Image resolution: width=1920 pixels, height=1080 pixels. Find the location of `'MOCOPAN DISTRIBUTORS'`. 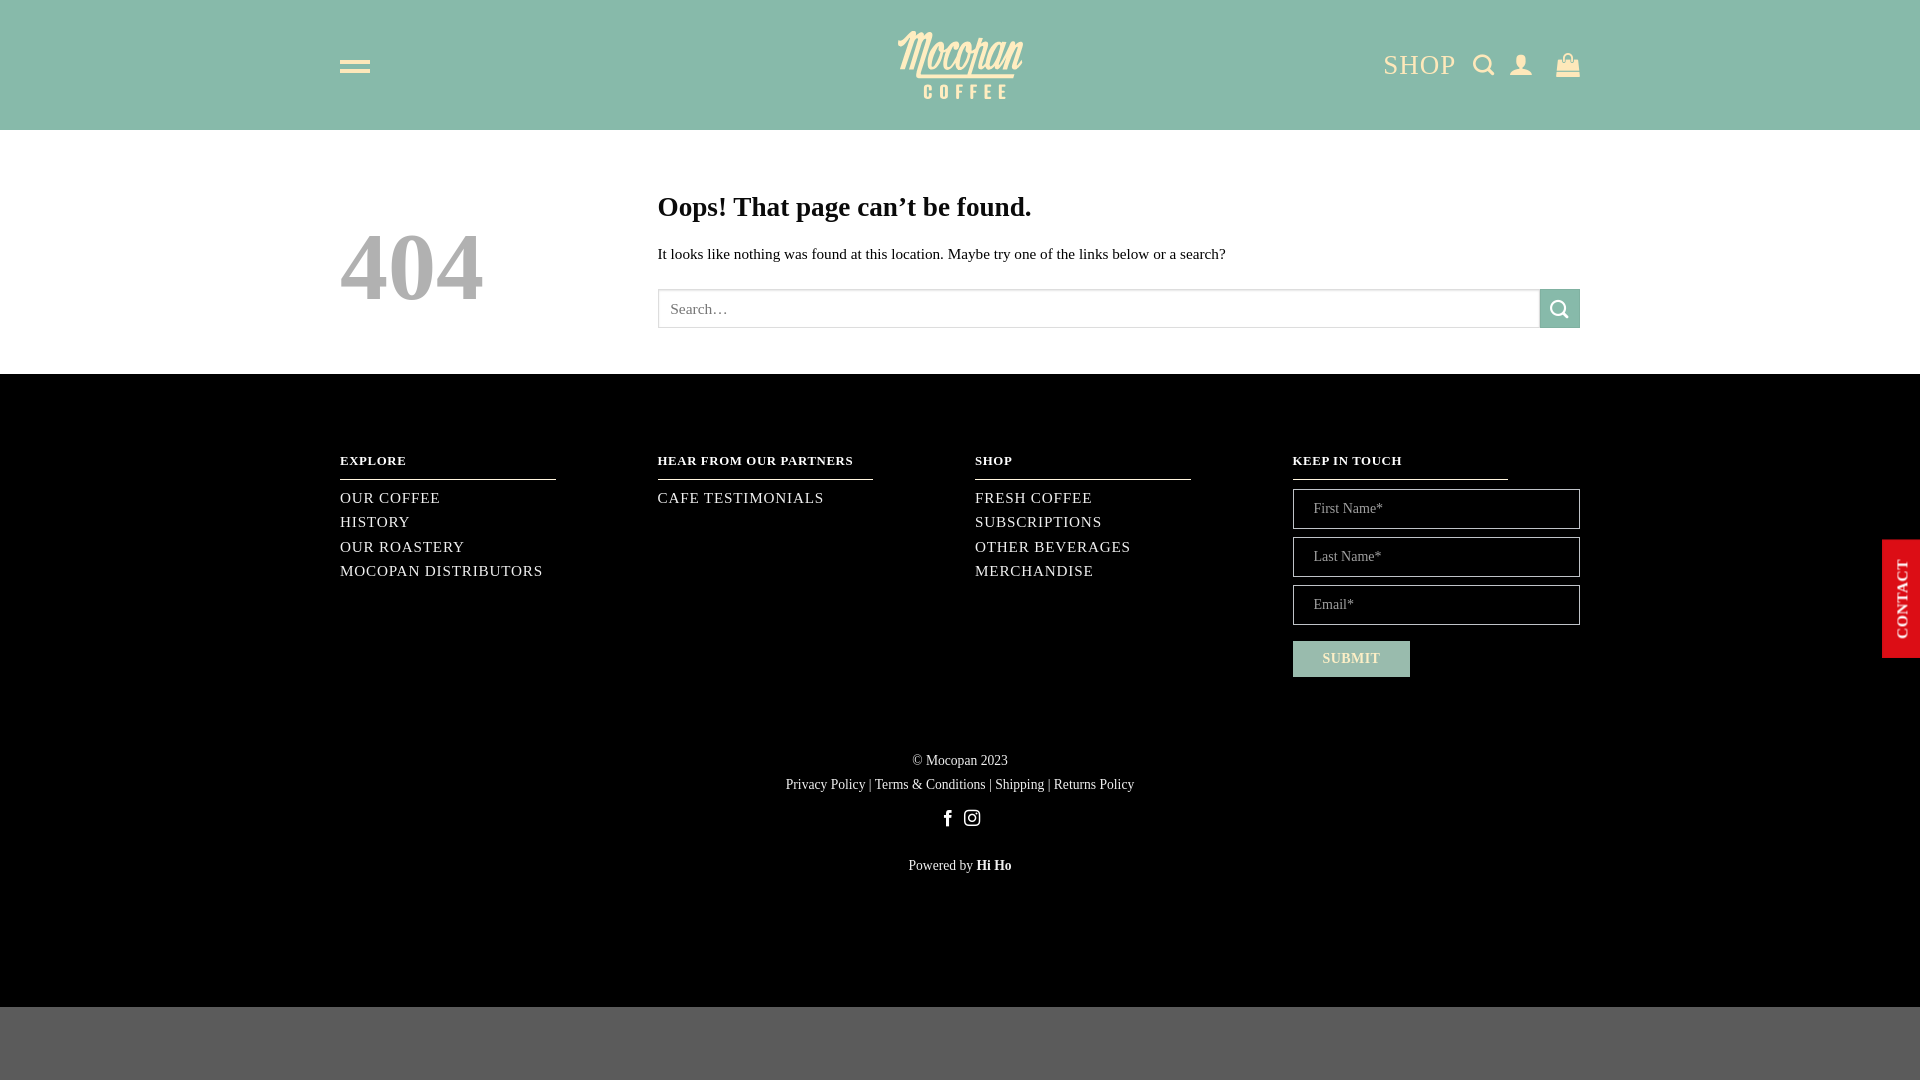

'MOCOPAN DISTRIBUTORS' is located at coordinates (484, 570).